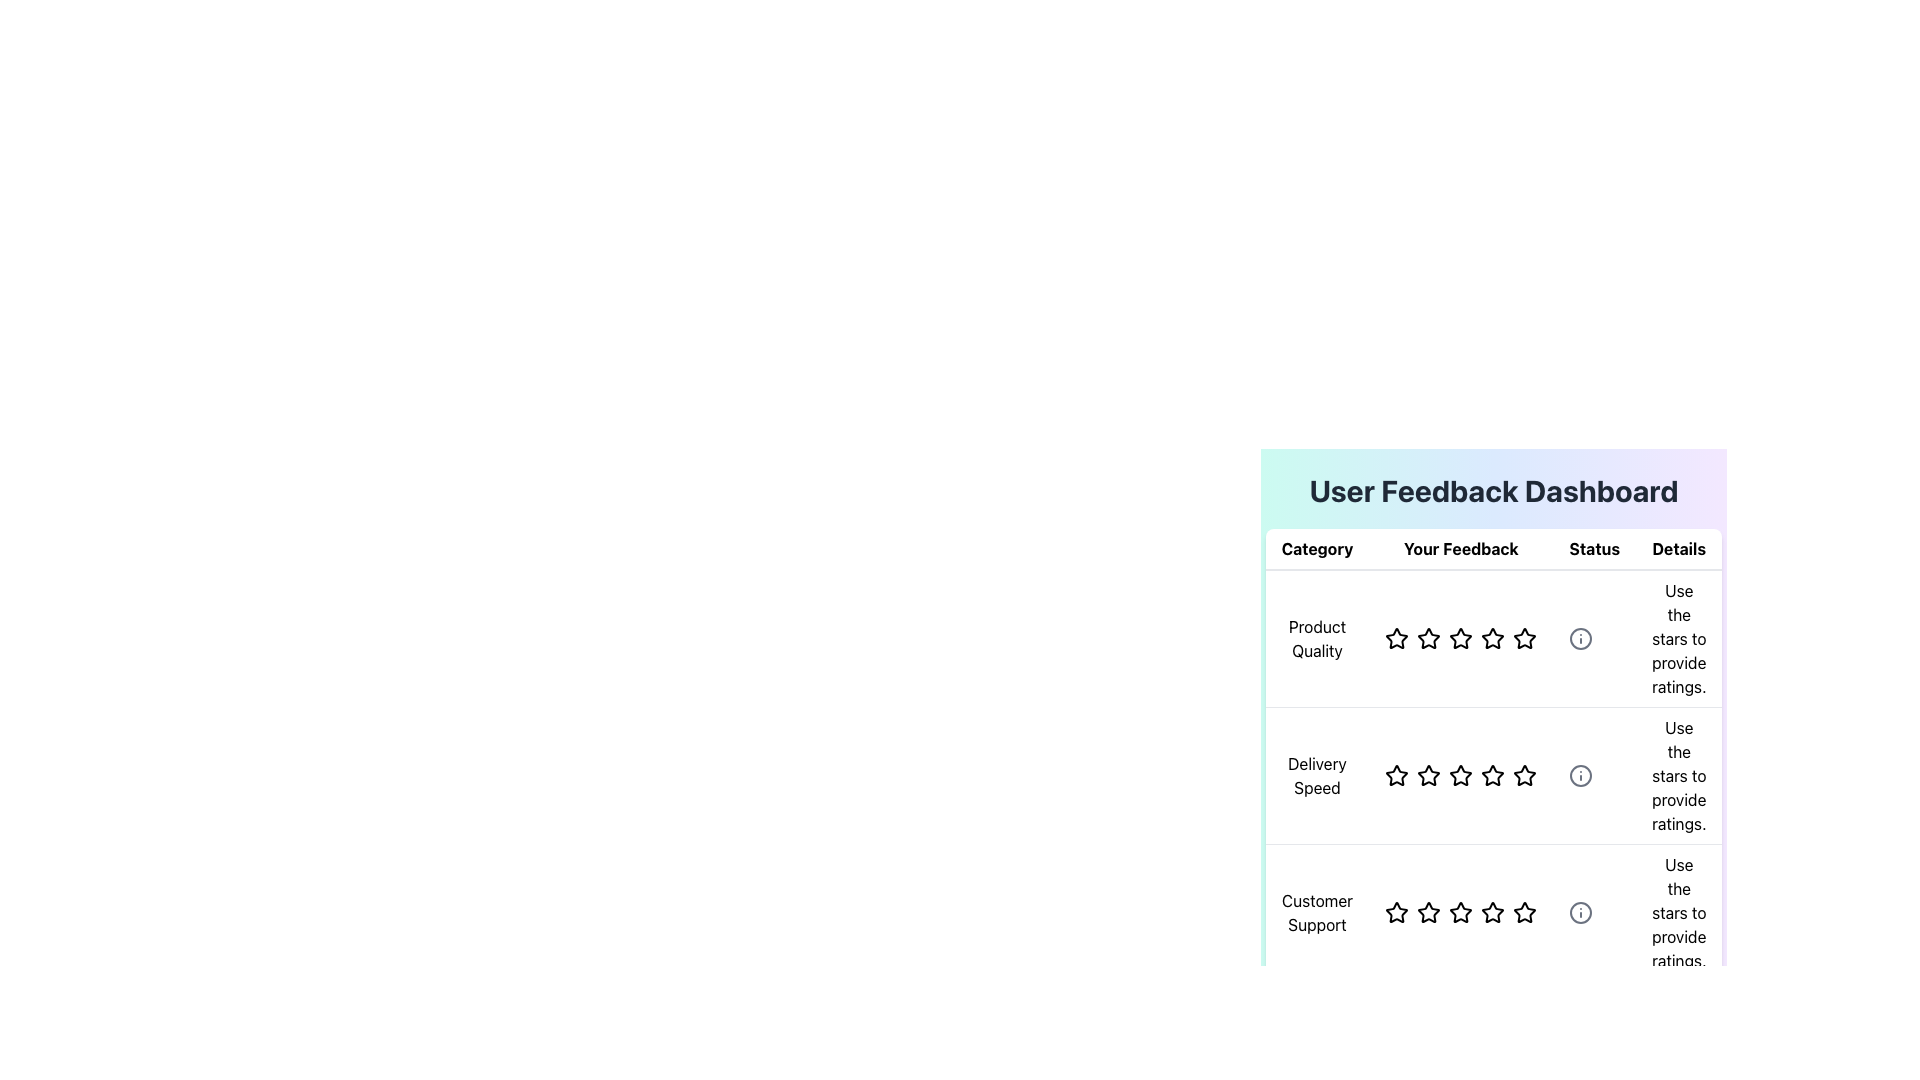 This screenshot has width=1920, height=1080. Describe the element at coordinates (1461, 638) in the screenshot. I see `the second star icon in the 'Product Quality' row under the 'Your Feedback' column` at that location.